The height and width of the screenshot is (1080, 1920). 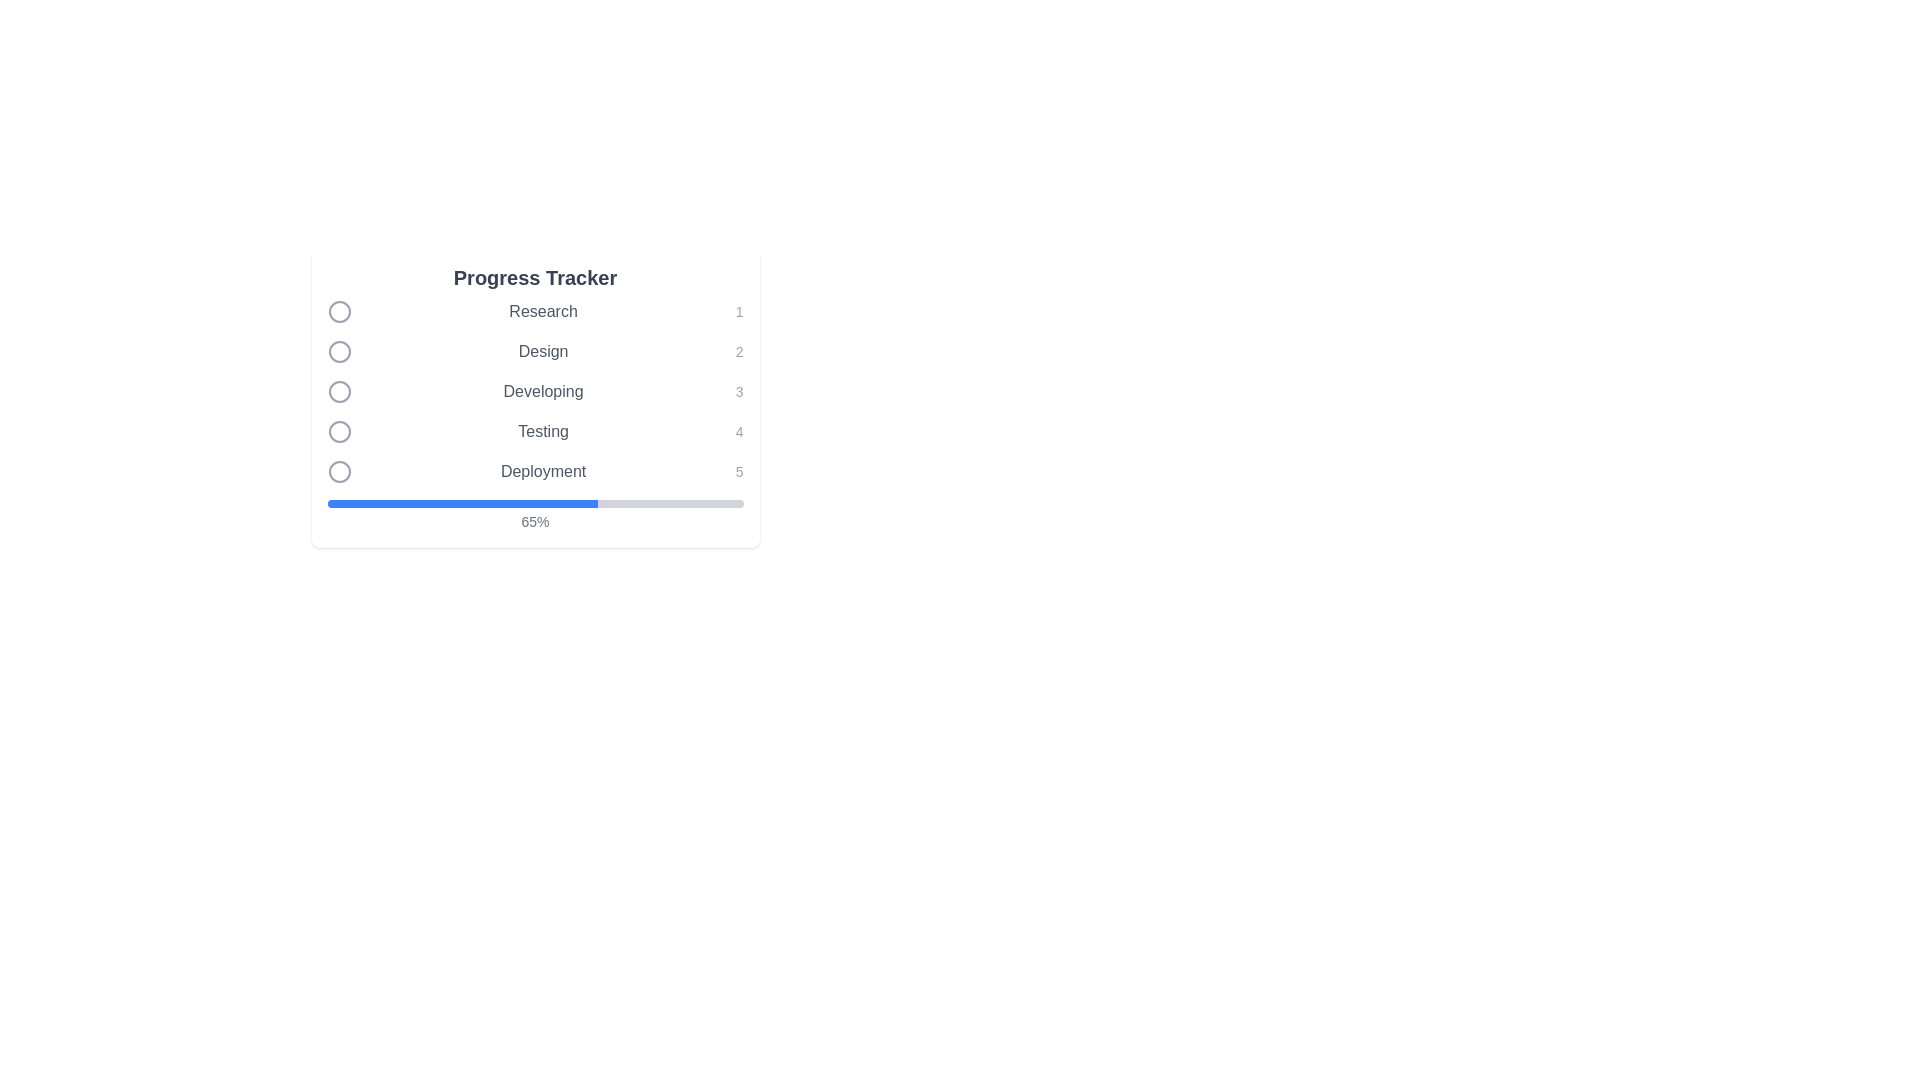 I want to click on the progress percentage displayed in the Progress Tracker element that visually represents the current stage as 'Testing' and overall progress as '65%', so click(x=535, y=415).